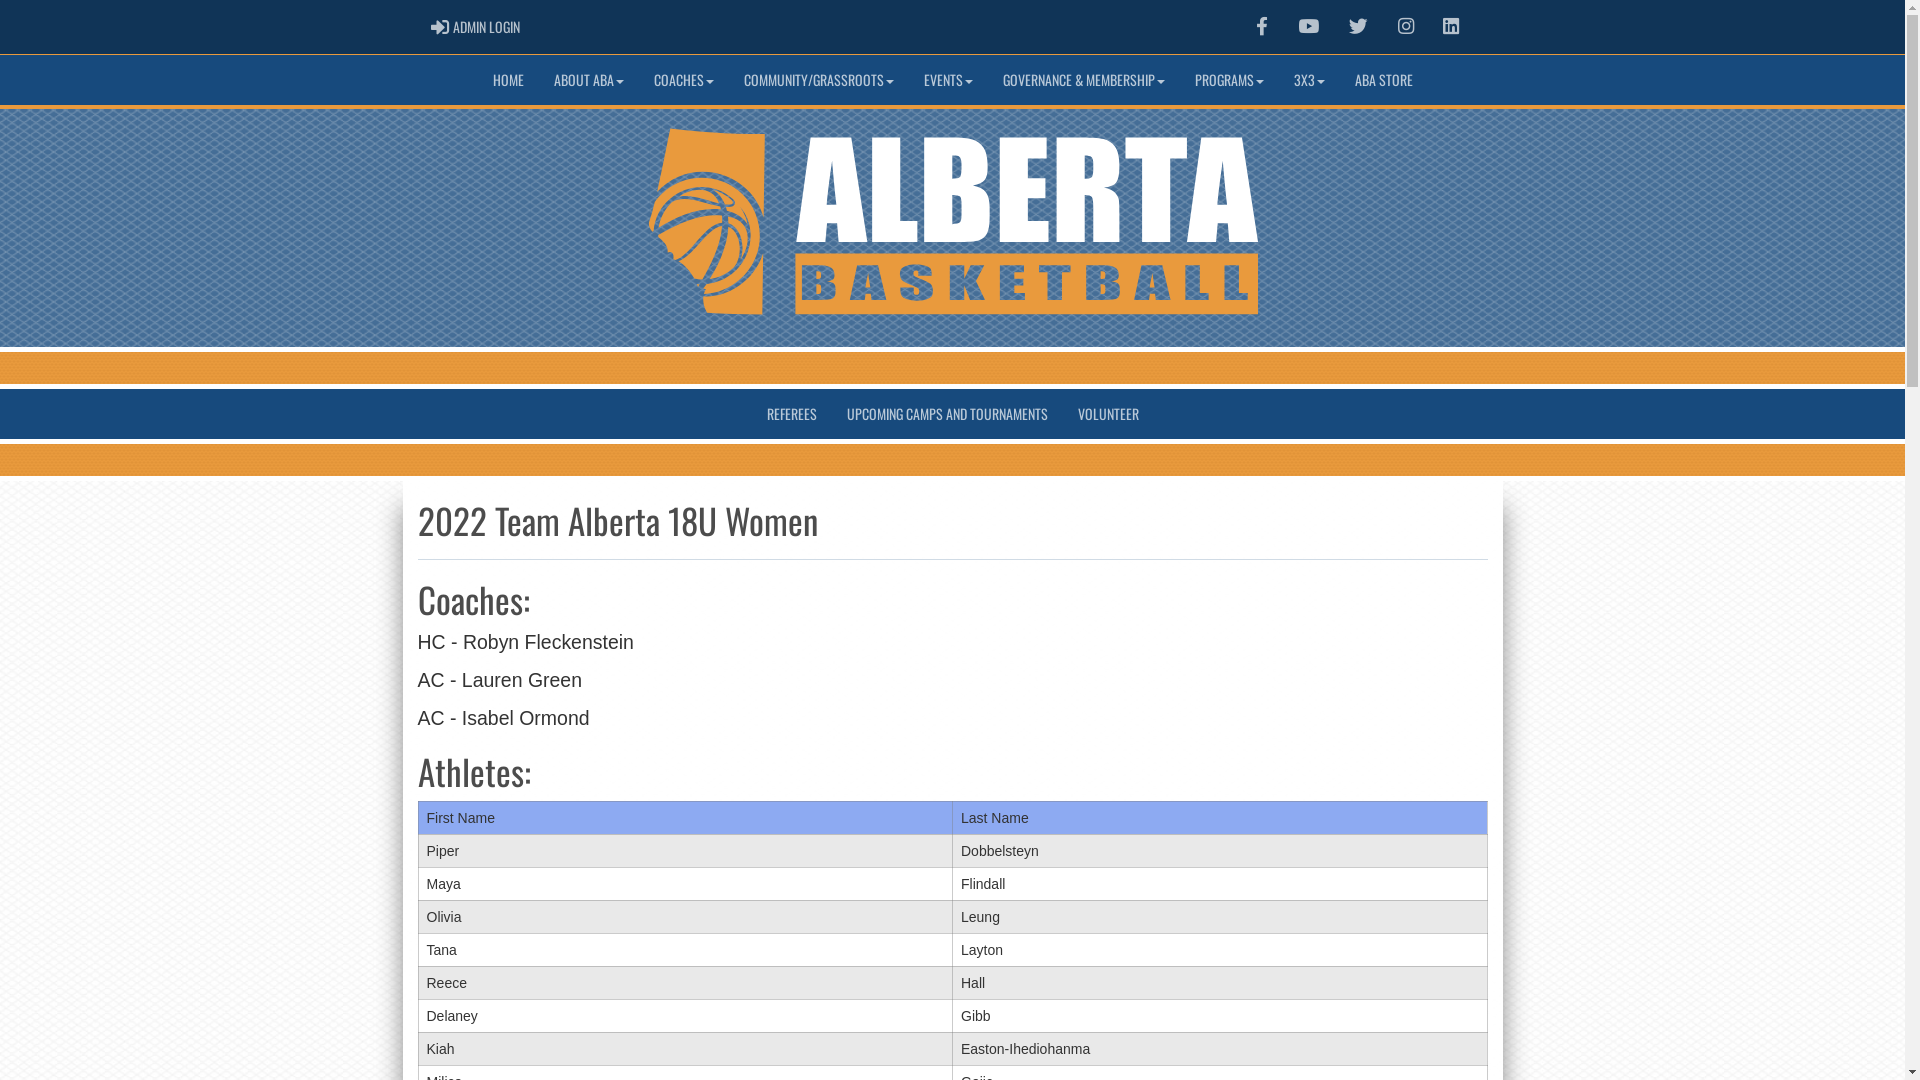 The width and height of the screenshot is (1920, 1080). Describe the element at coordinates (831, 412) in the screenshot. I see `'UPCOMING CAMPS AND TOURNAMENTS'` at that location.